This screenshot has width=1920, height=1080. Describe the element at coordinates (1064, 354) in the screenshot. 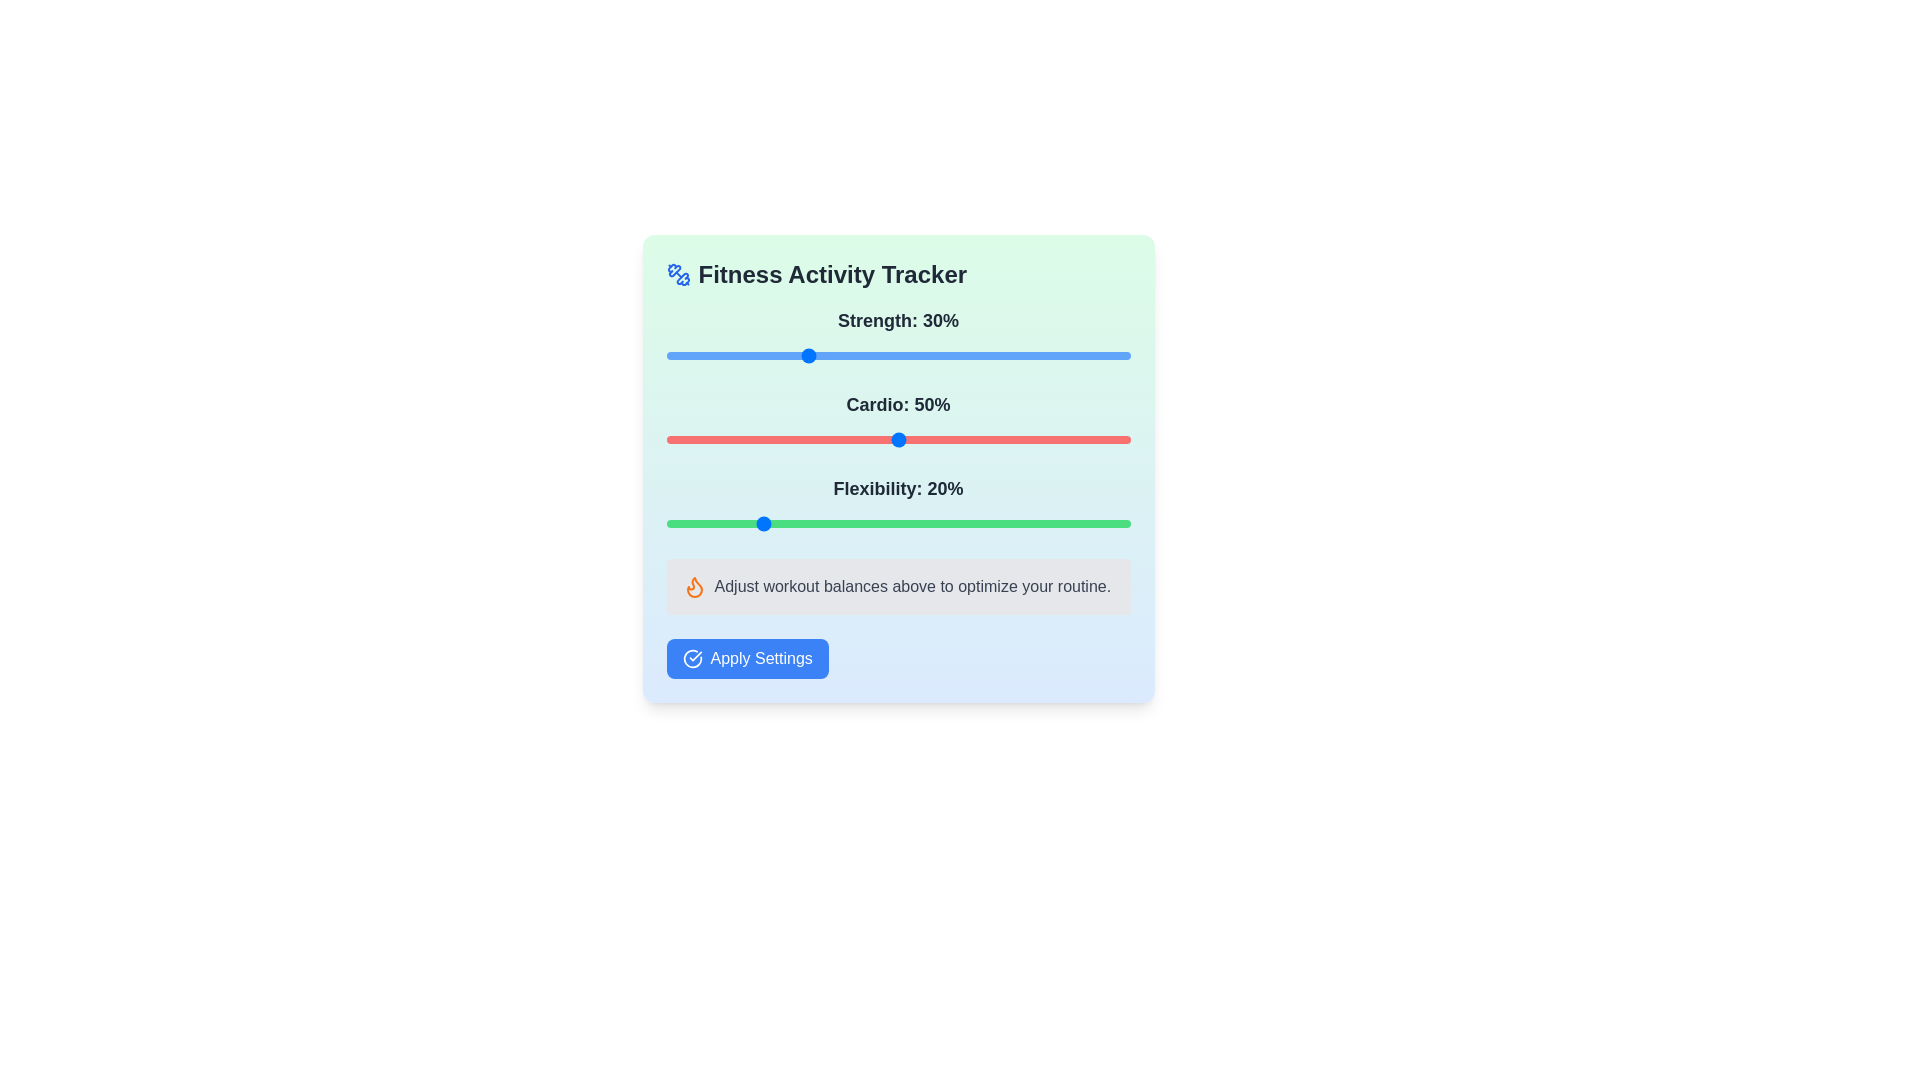

I see `the slider value` at that location.